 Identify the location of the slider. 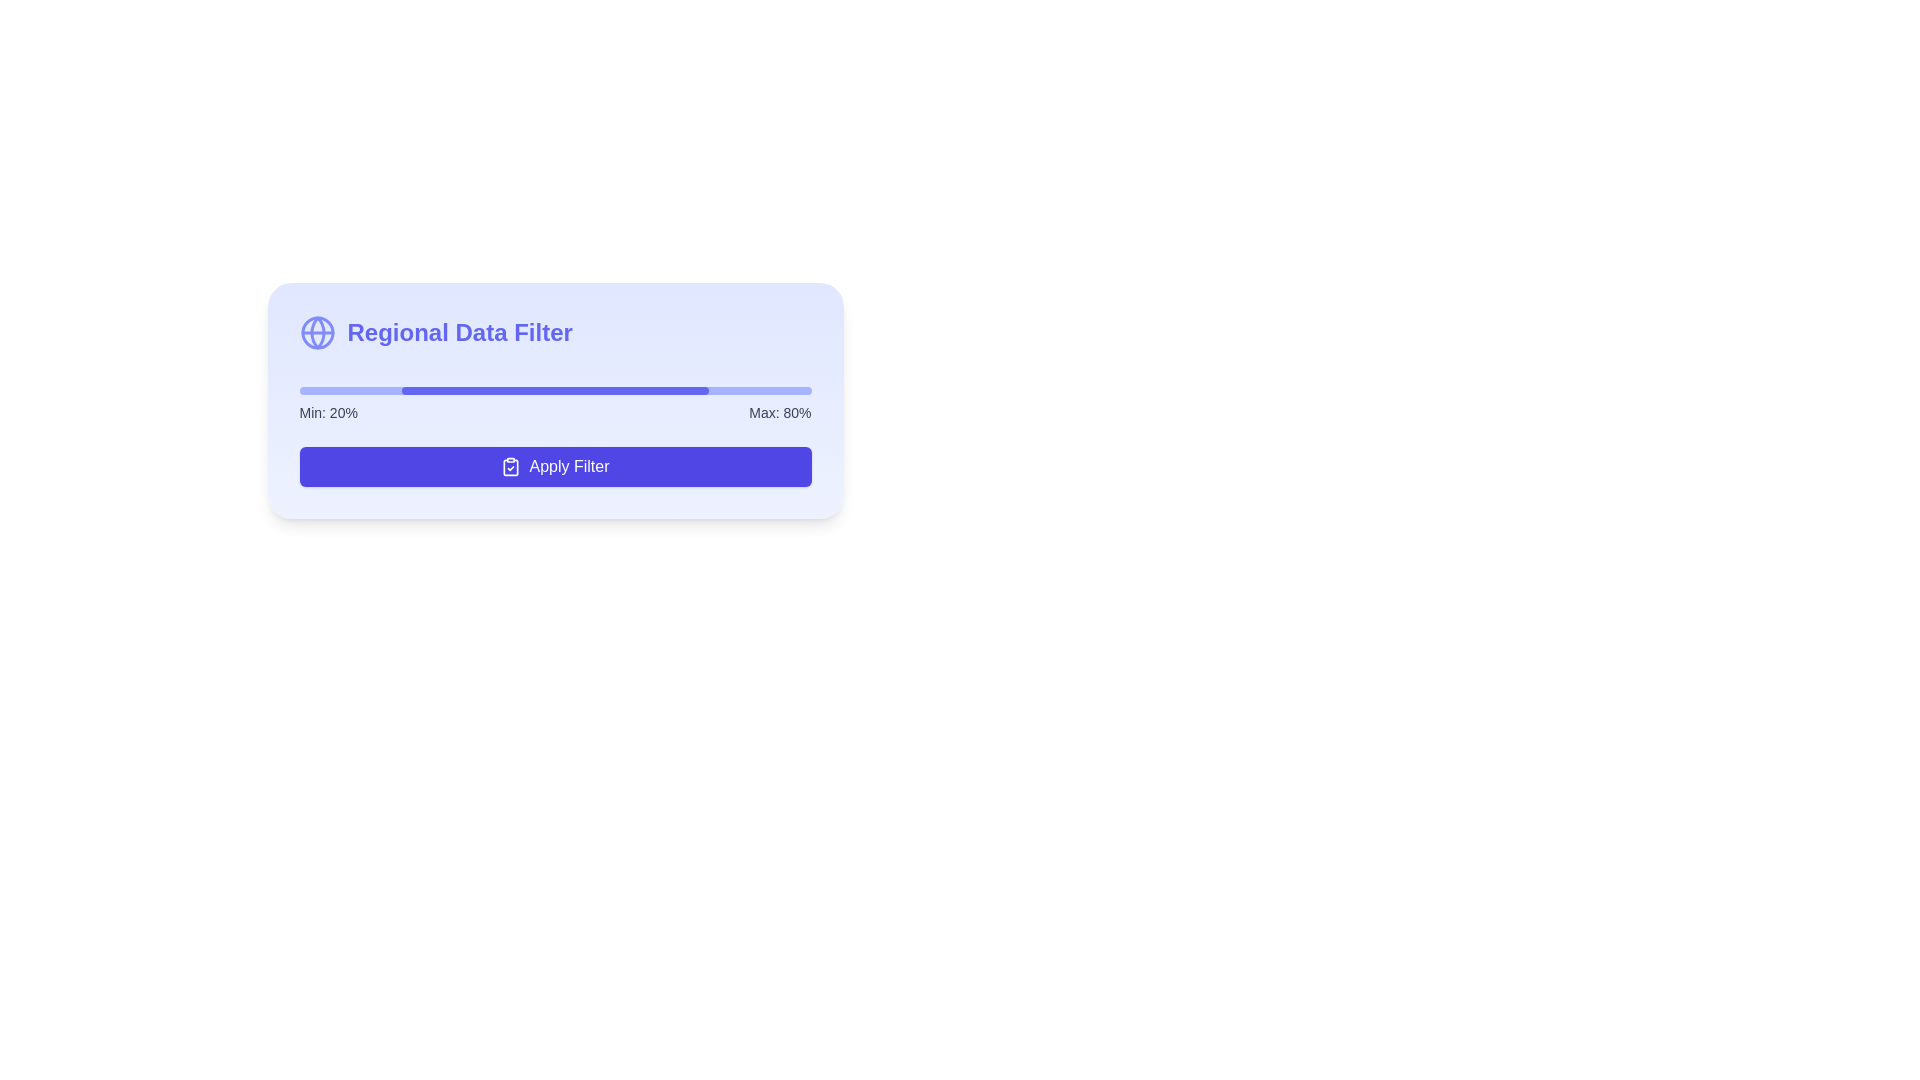
(585, 386).